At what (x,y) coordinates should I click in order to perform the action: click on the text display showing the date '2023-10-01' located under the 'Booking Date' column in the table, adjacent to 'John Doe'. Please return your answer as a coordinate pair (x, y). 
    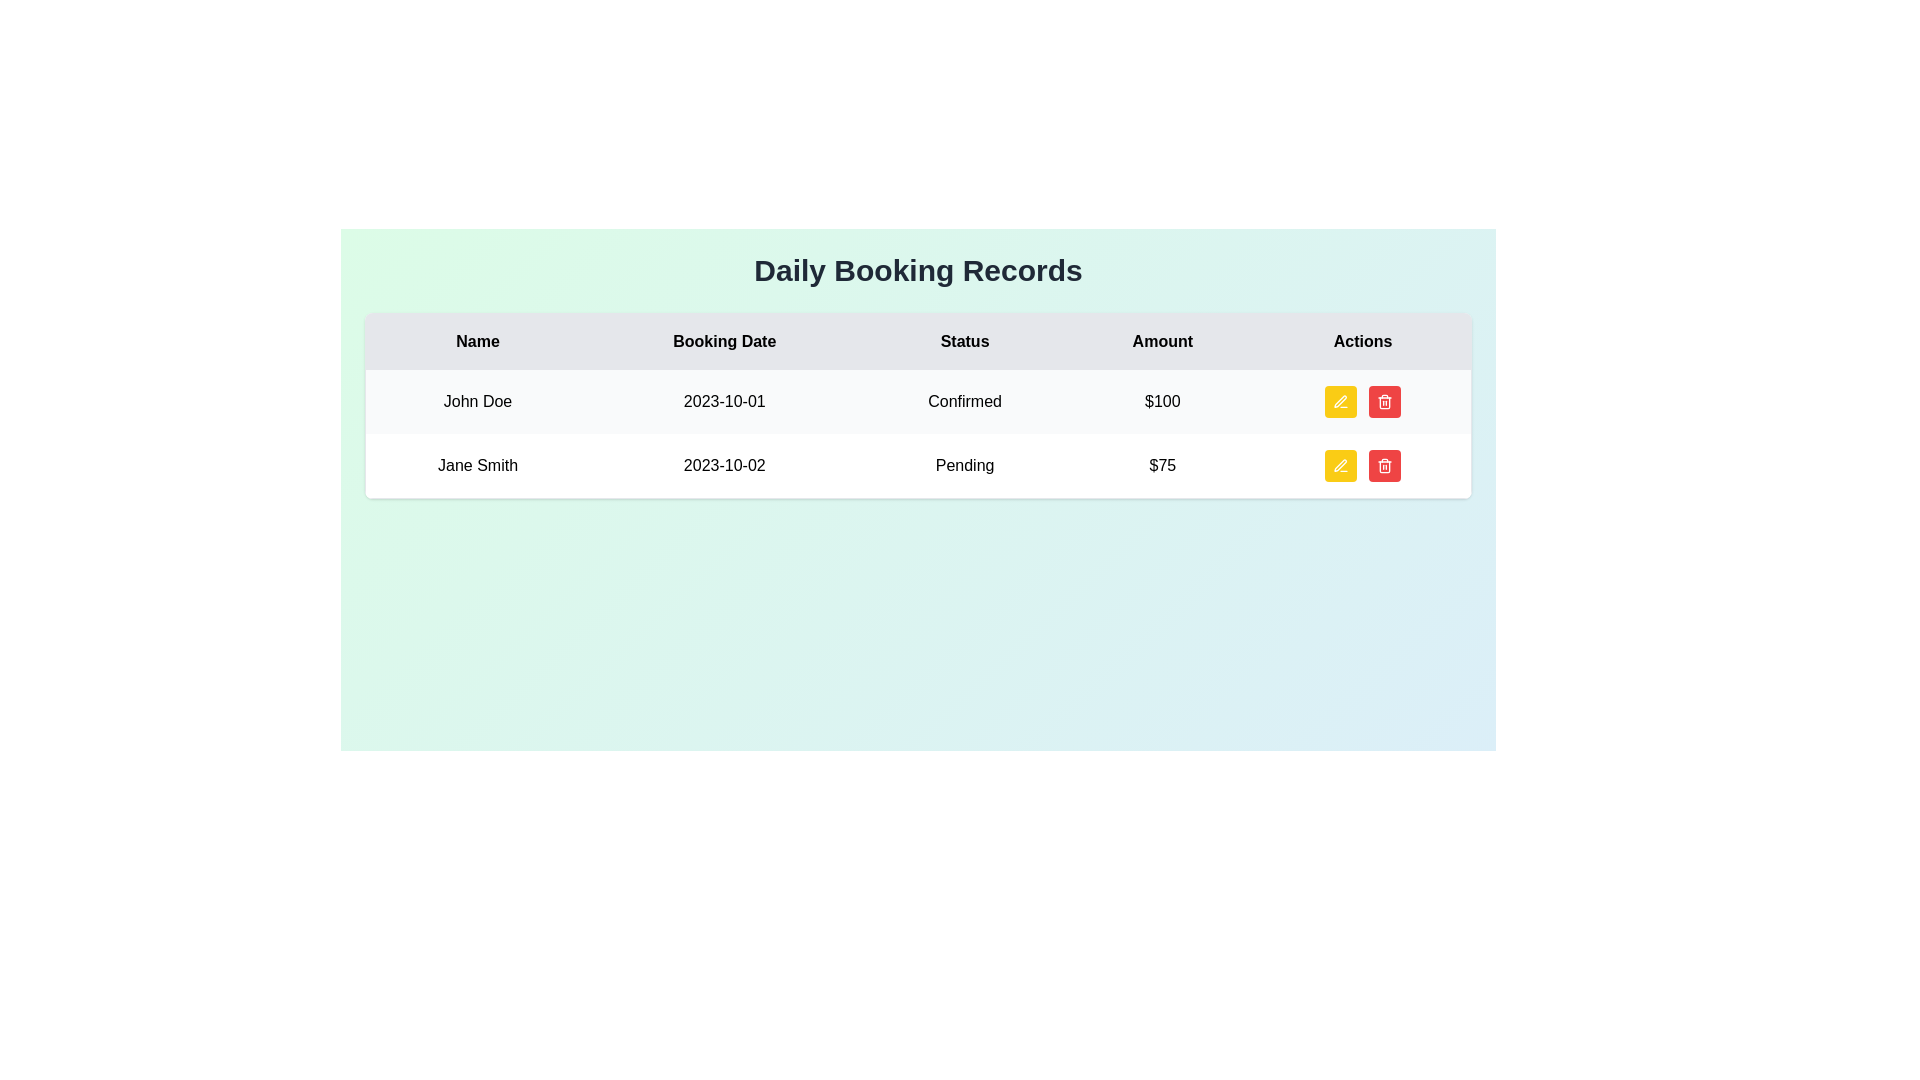
    Looking at the image, I should click on (723, 401).